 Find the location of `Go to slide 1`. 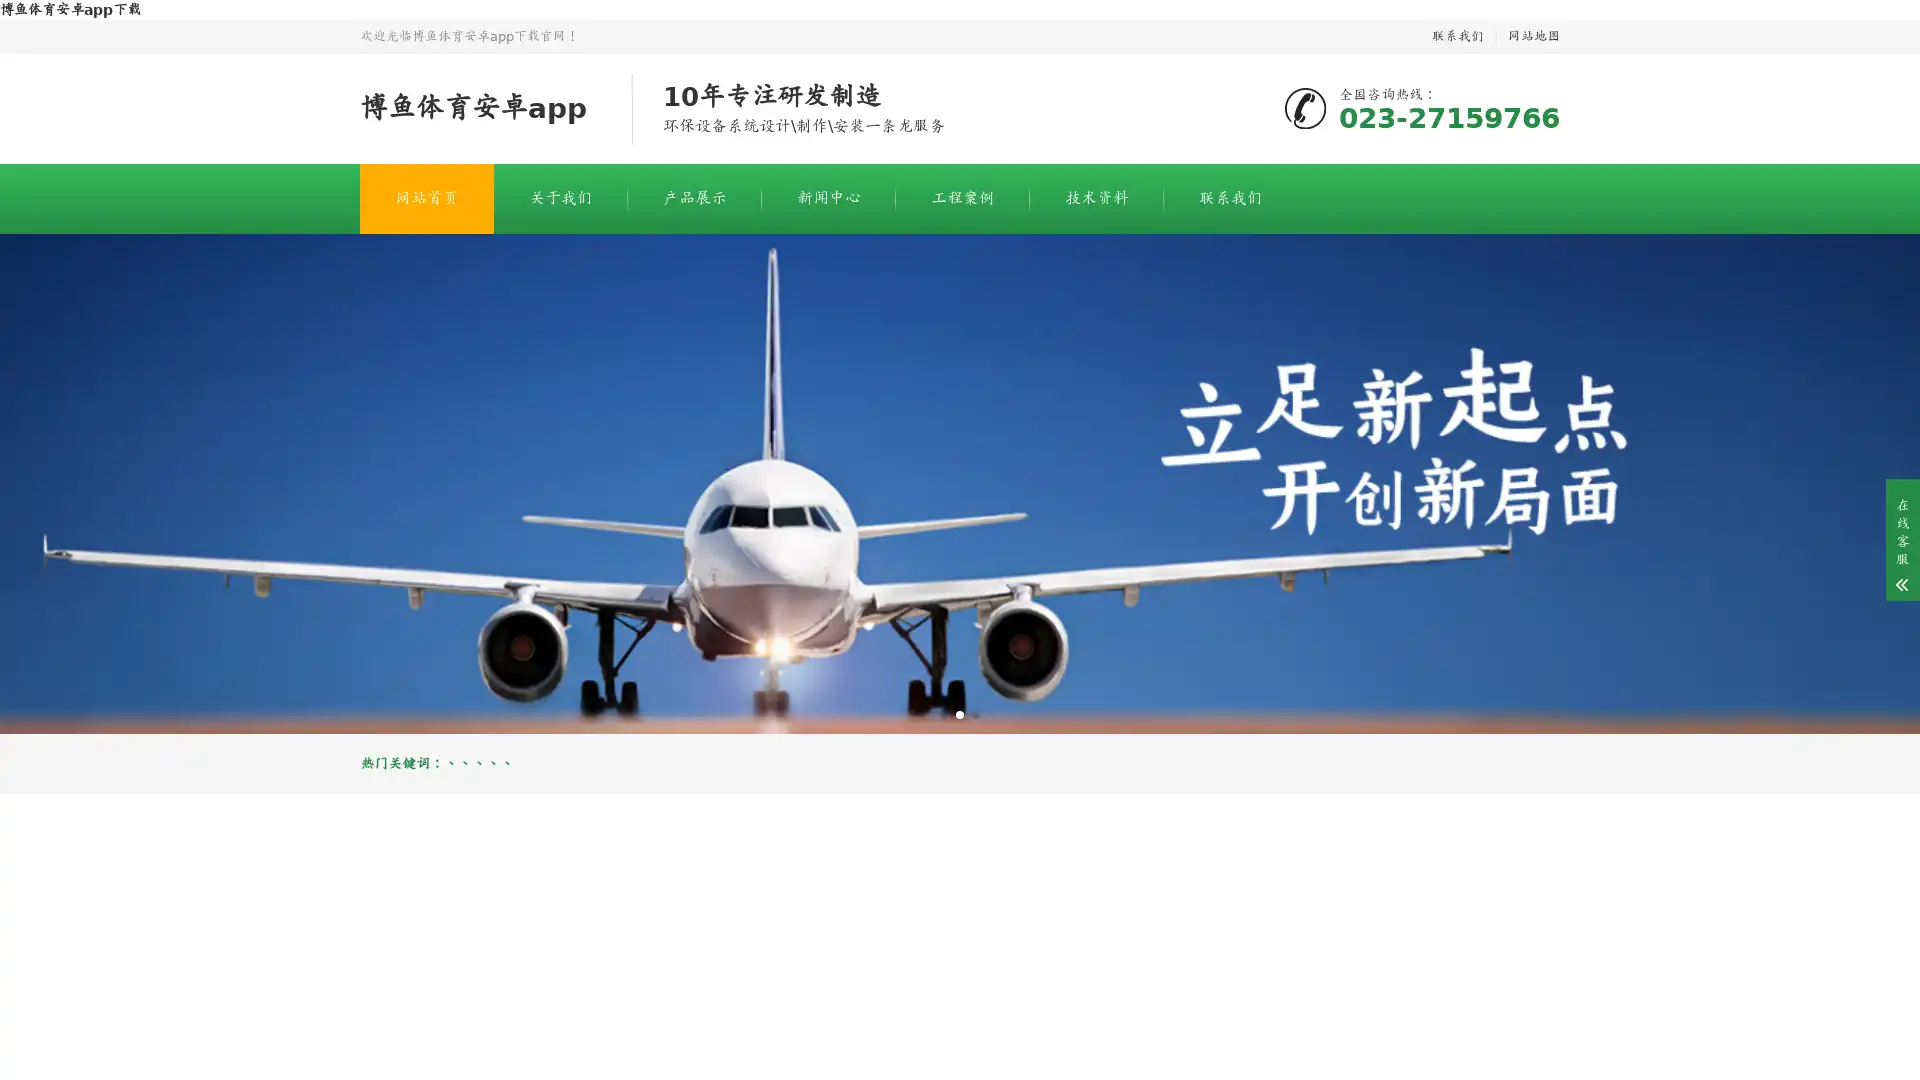

Go to slide 1 is located at coordinates (943, 713).